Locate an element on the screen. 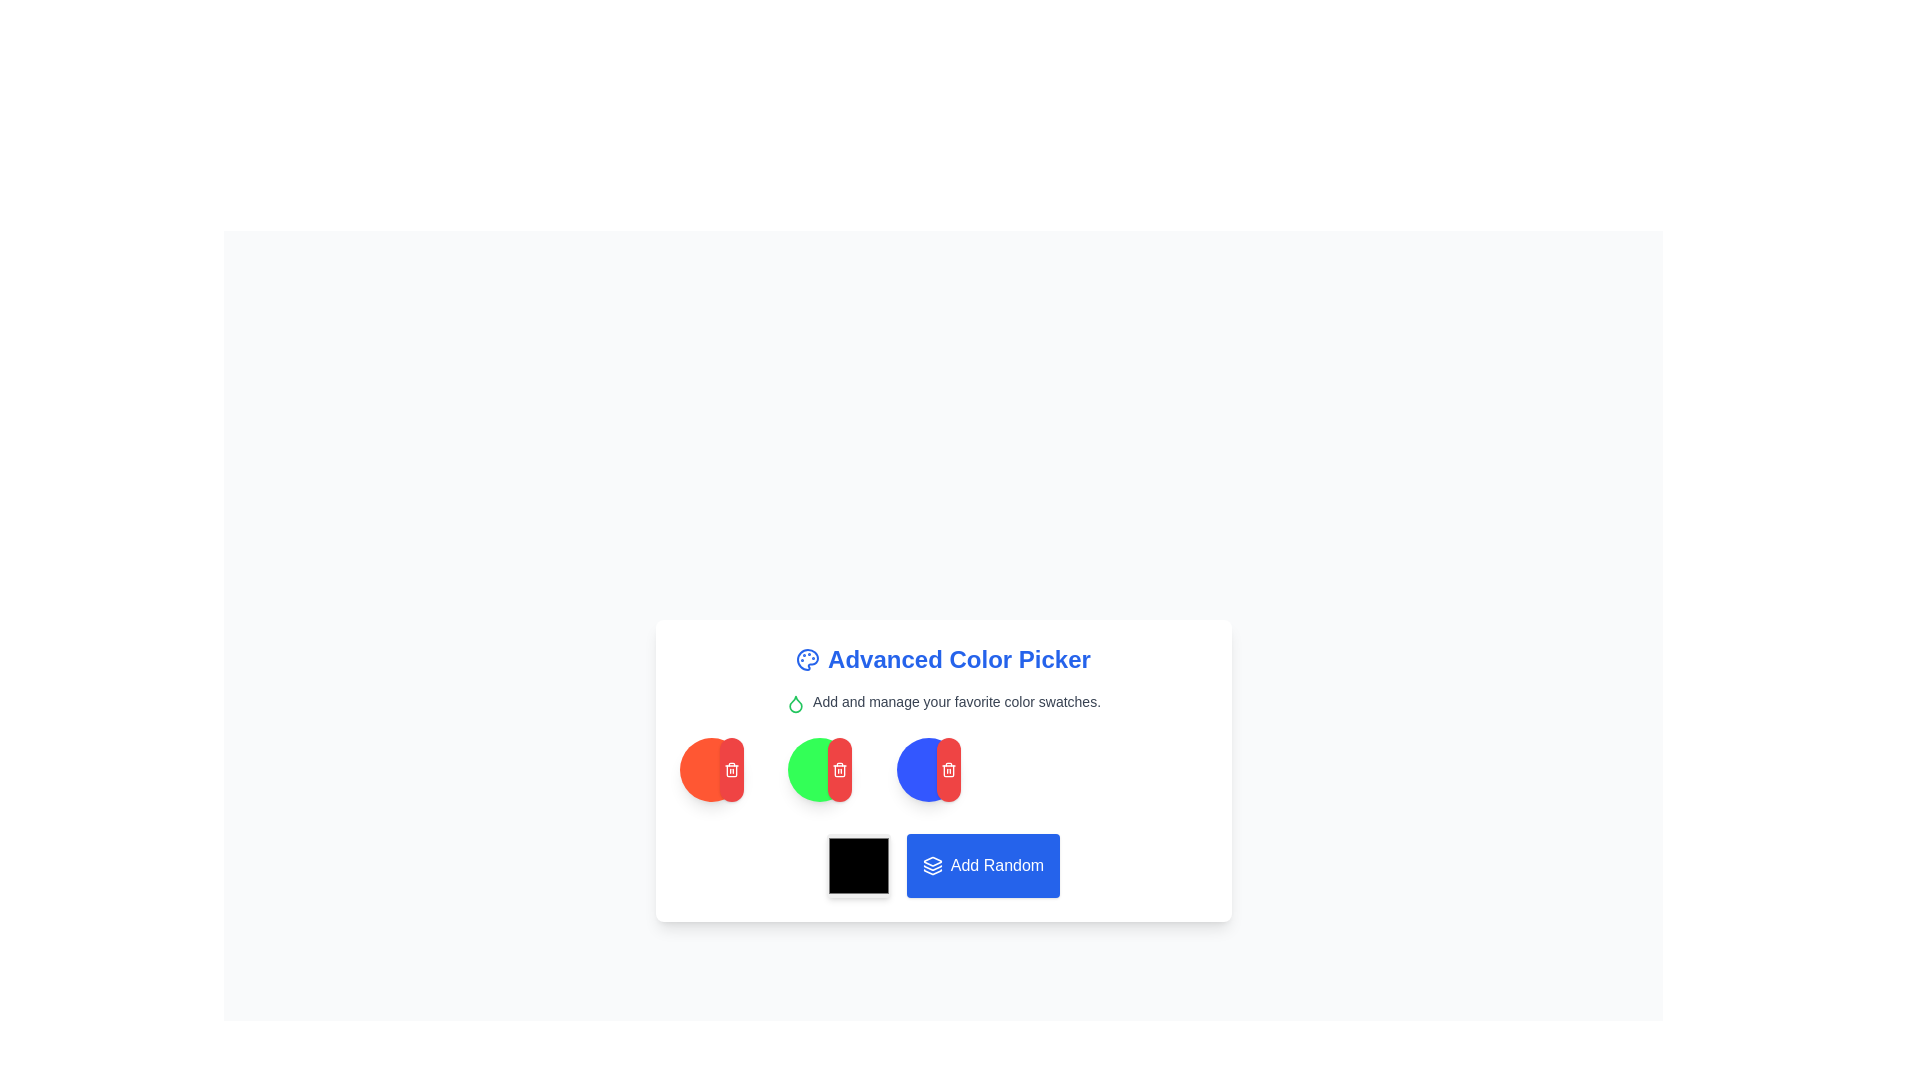  text label that says 'Add and manage your favorite color swatches.' which is positioned below the heading 'Advanced Color Picker.' is located at coordinates (942, 701).